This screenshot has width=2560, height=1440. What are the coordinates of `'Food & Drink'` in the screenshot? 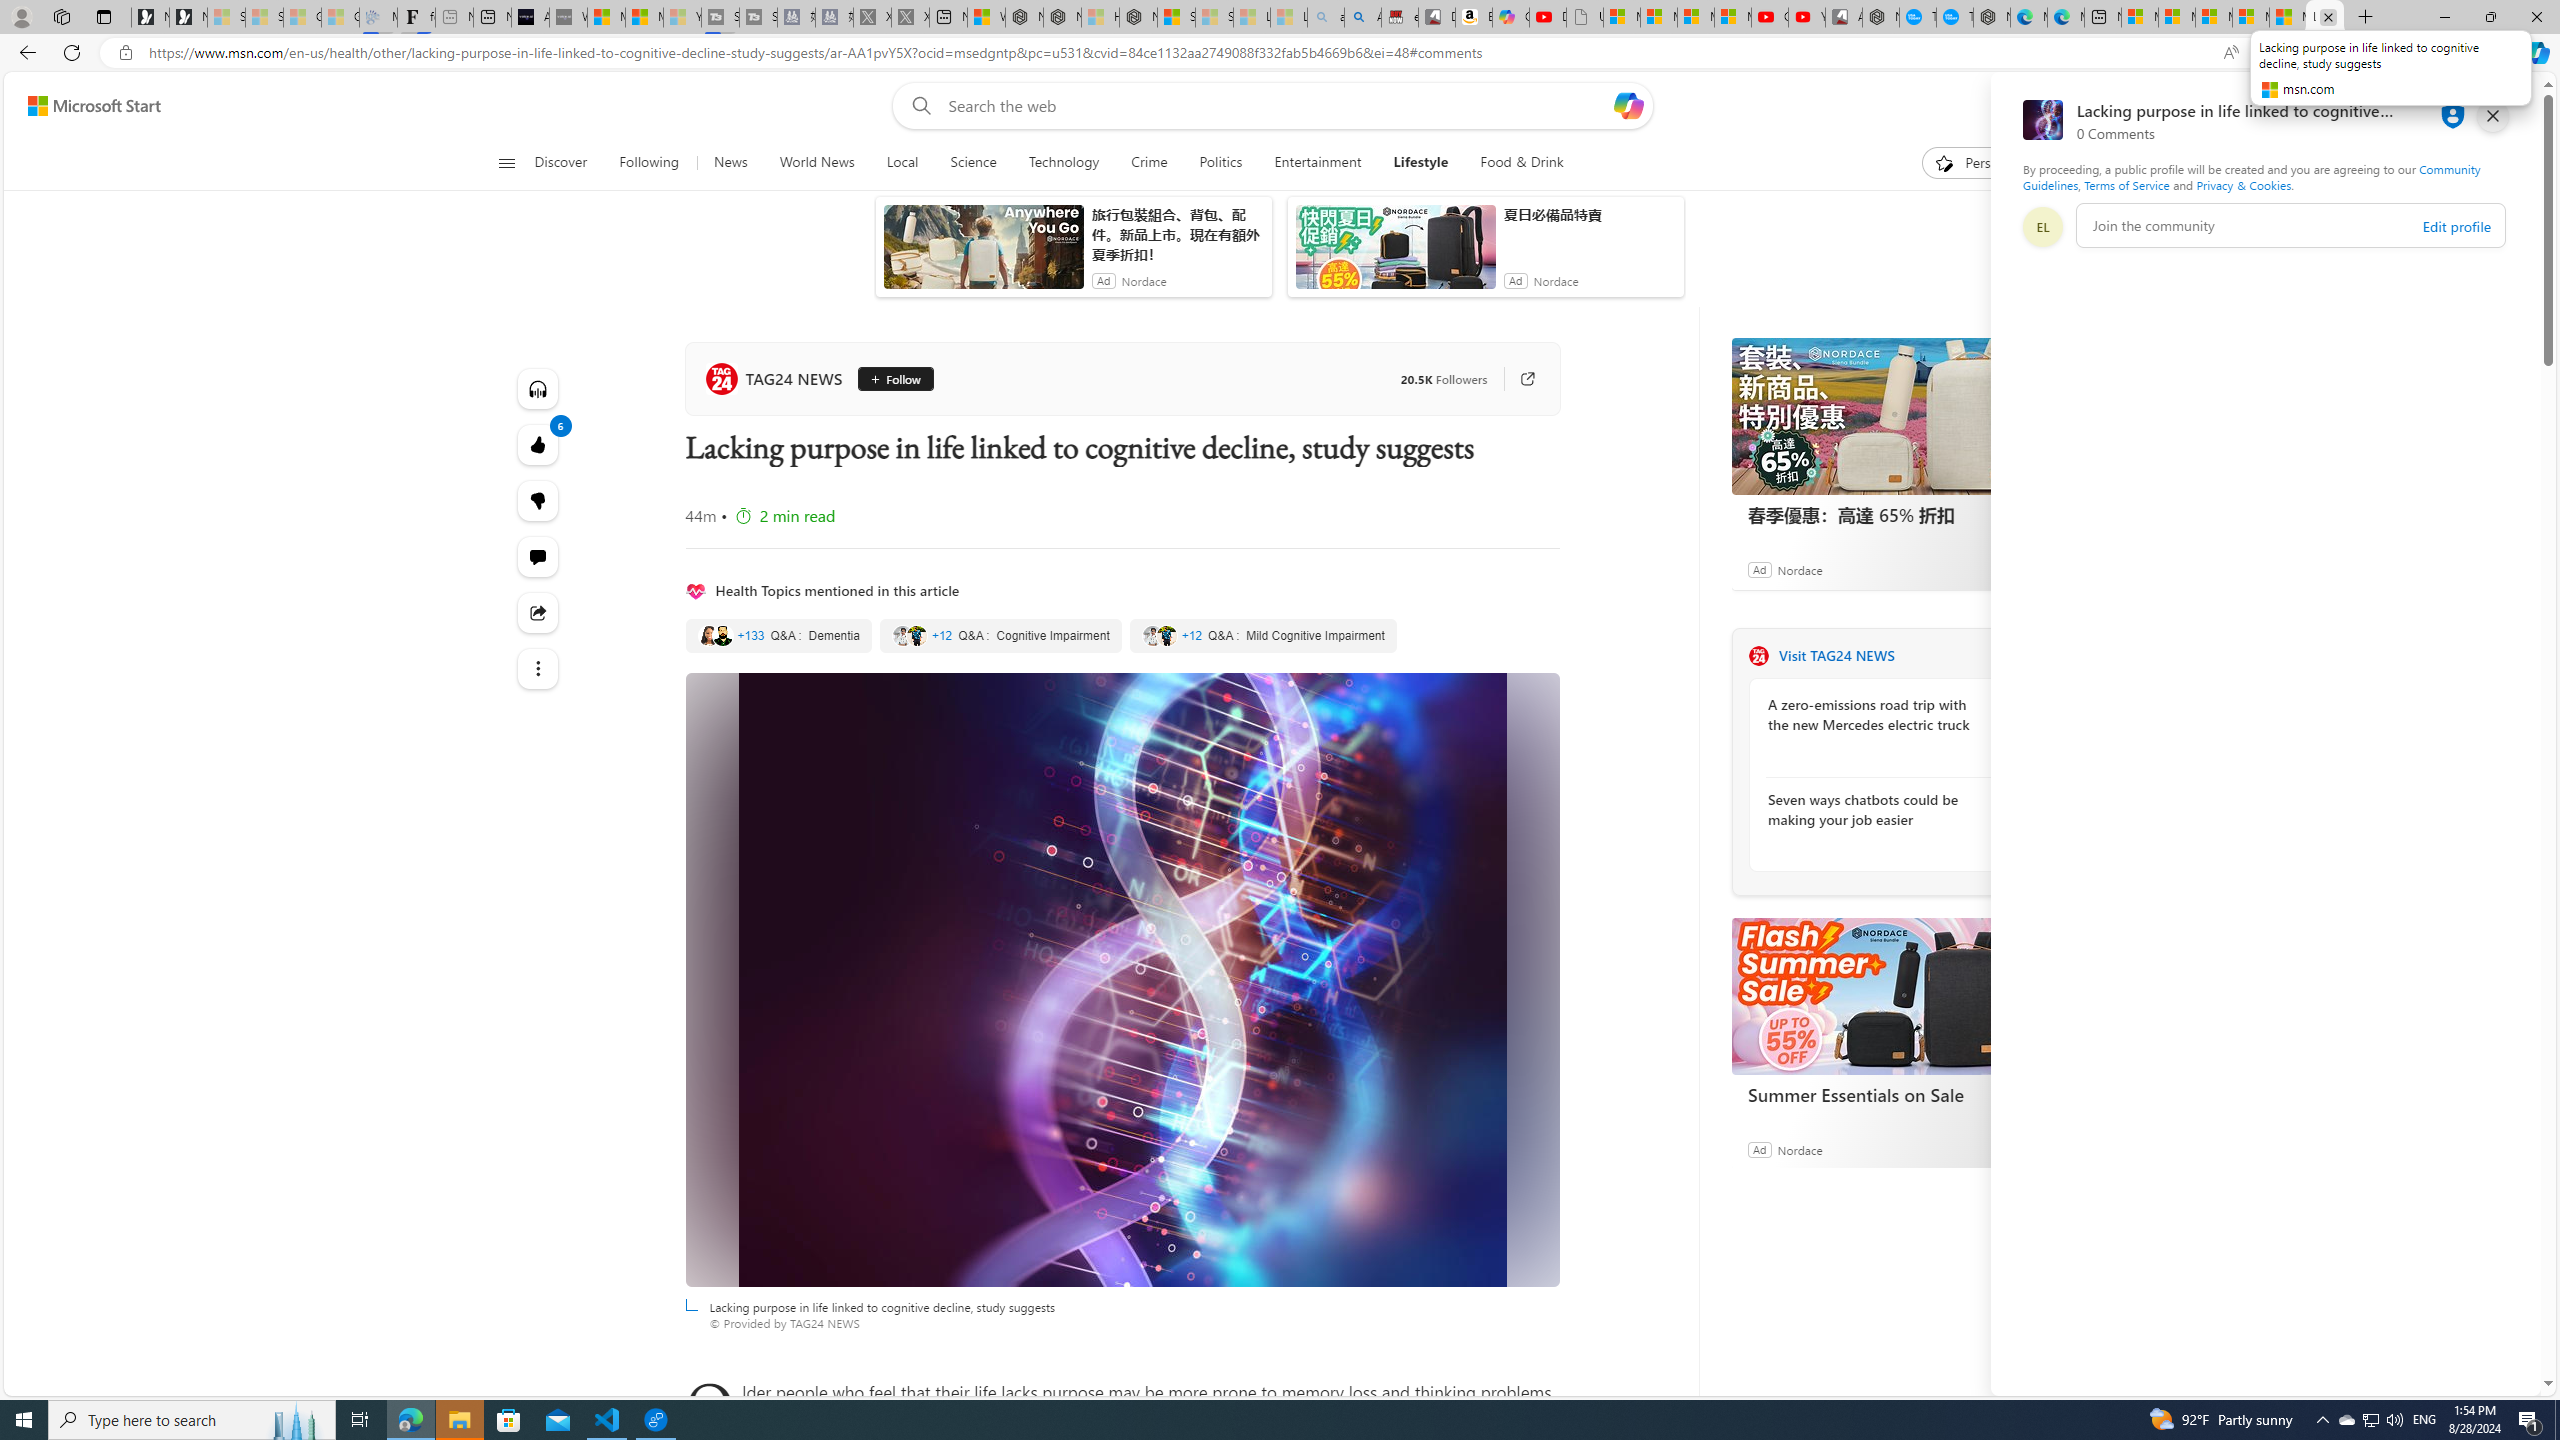 It's located at (1513, 162).